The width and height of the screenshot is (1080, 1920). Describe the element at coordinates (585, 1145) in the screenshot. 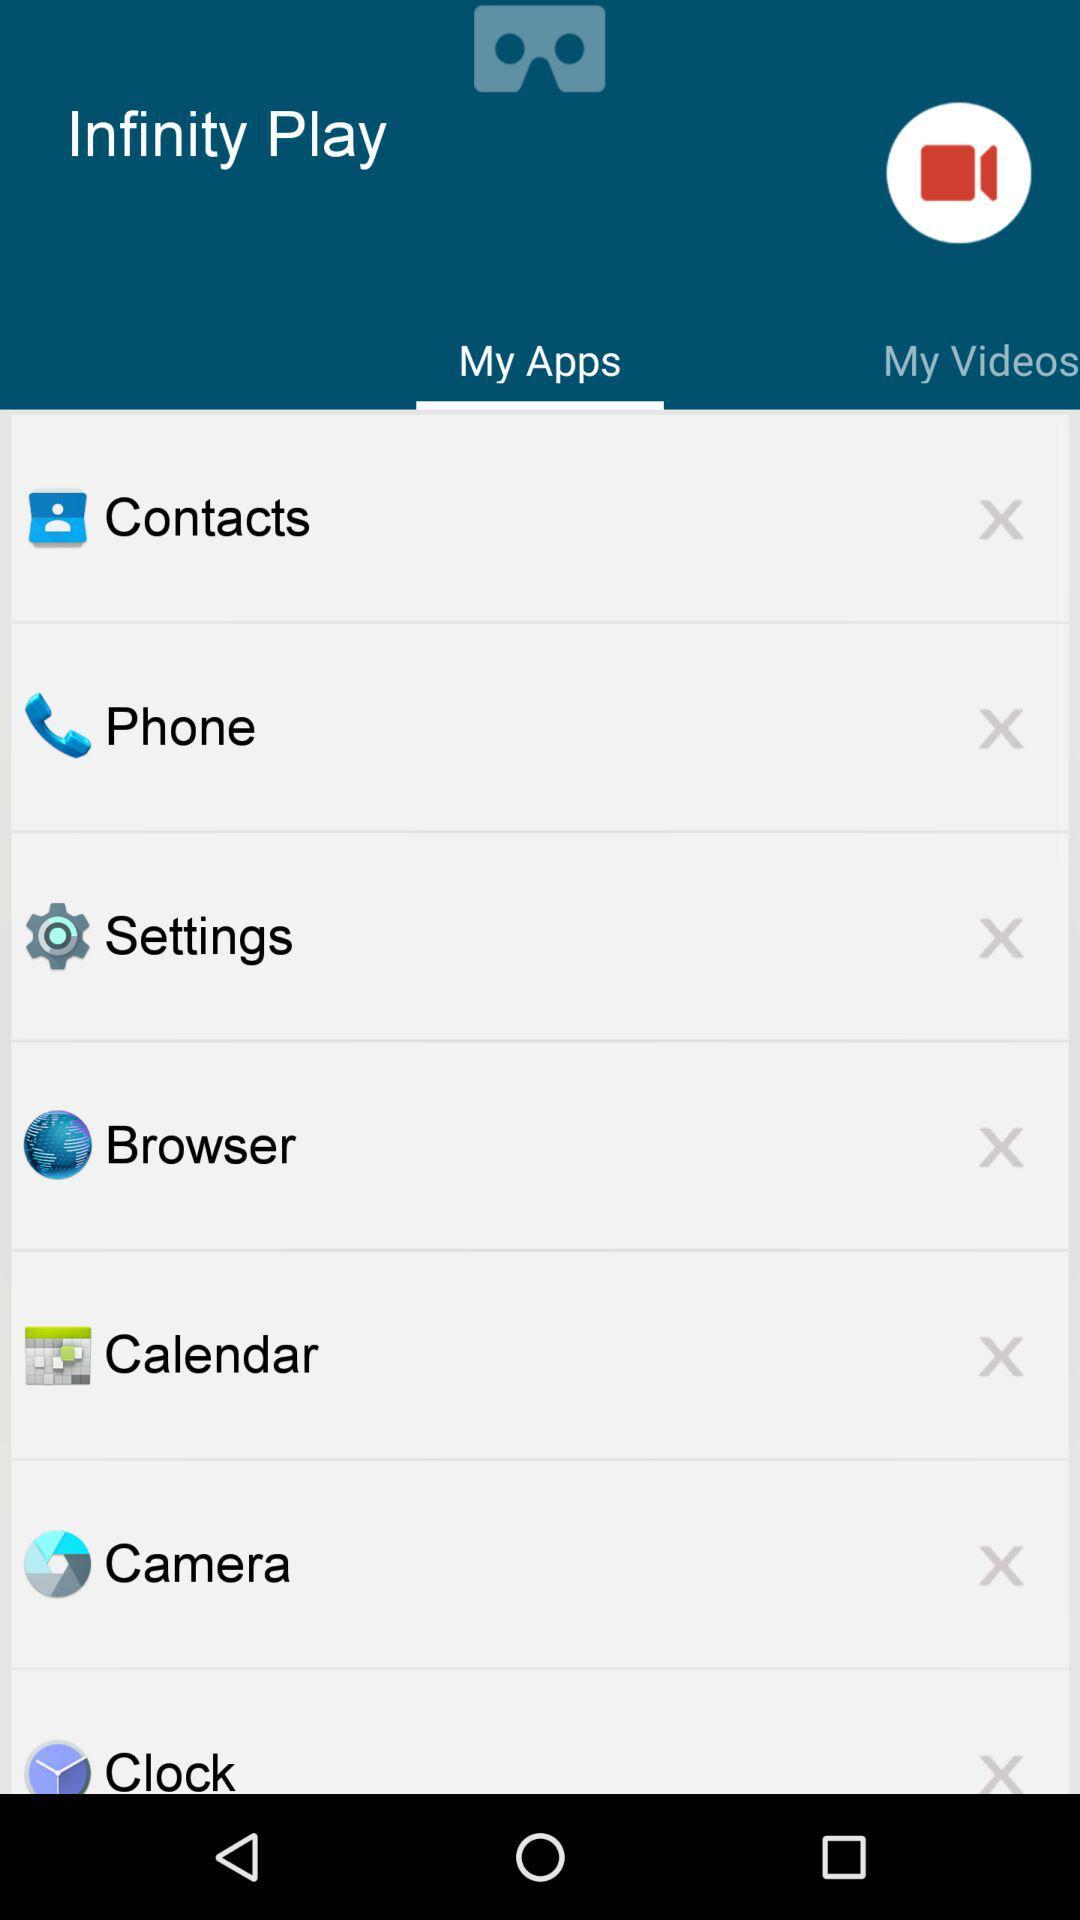

I see `the browser icon` at that location.